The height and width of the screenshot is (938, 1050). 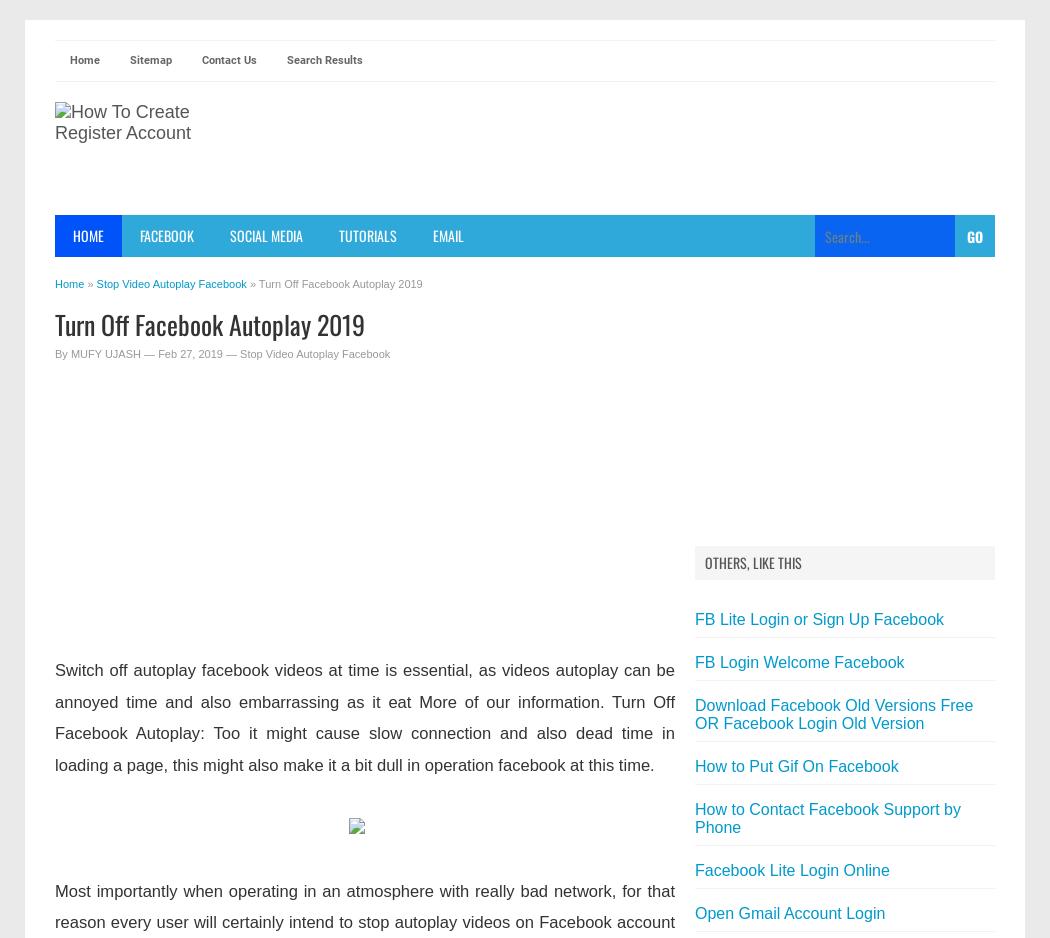 I want to click on 'Social Media', so click(x=265, y=234).